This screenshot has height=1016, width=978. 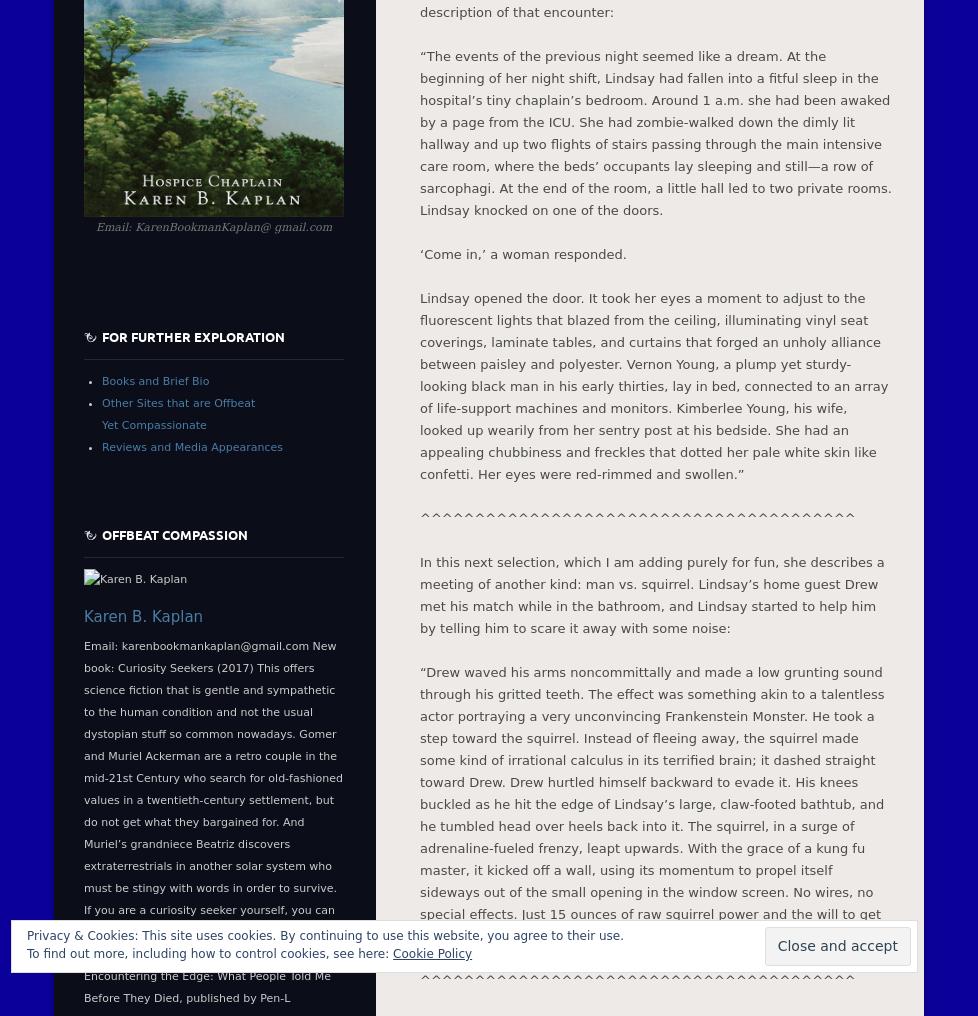 What do you see at coordinates (84, 617) in the screenshot?
I see `'Karen B. Kaplan'` at bounding box center [84, 617].